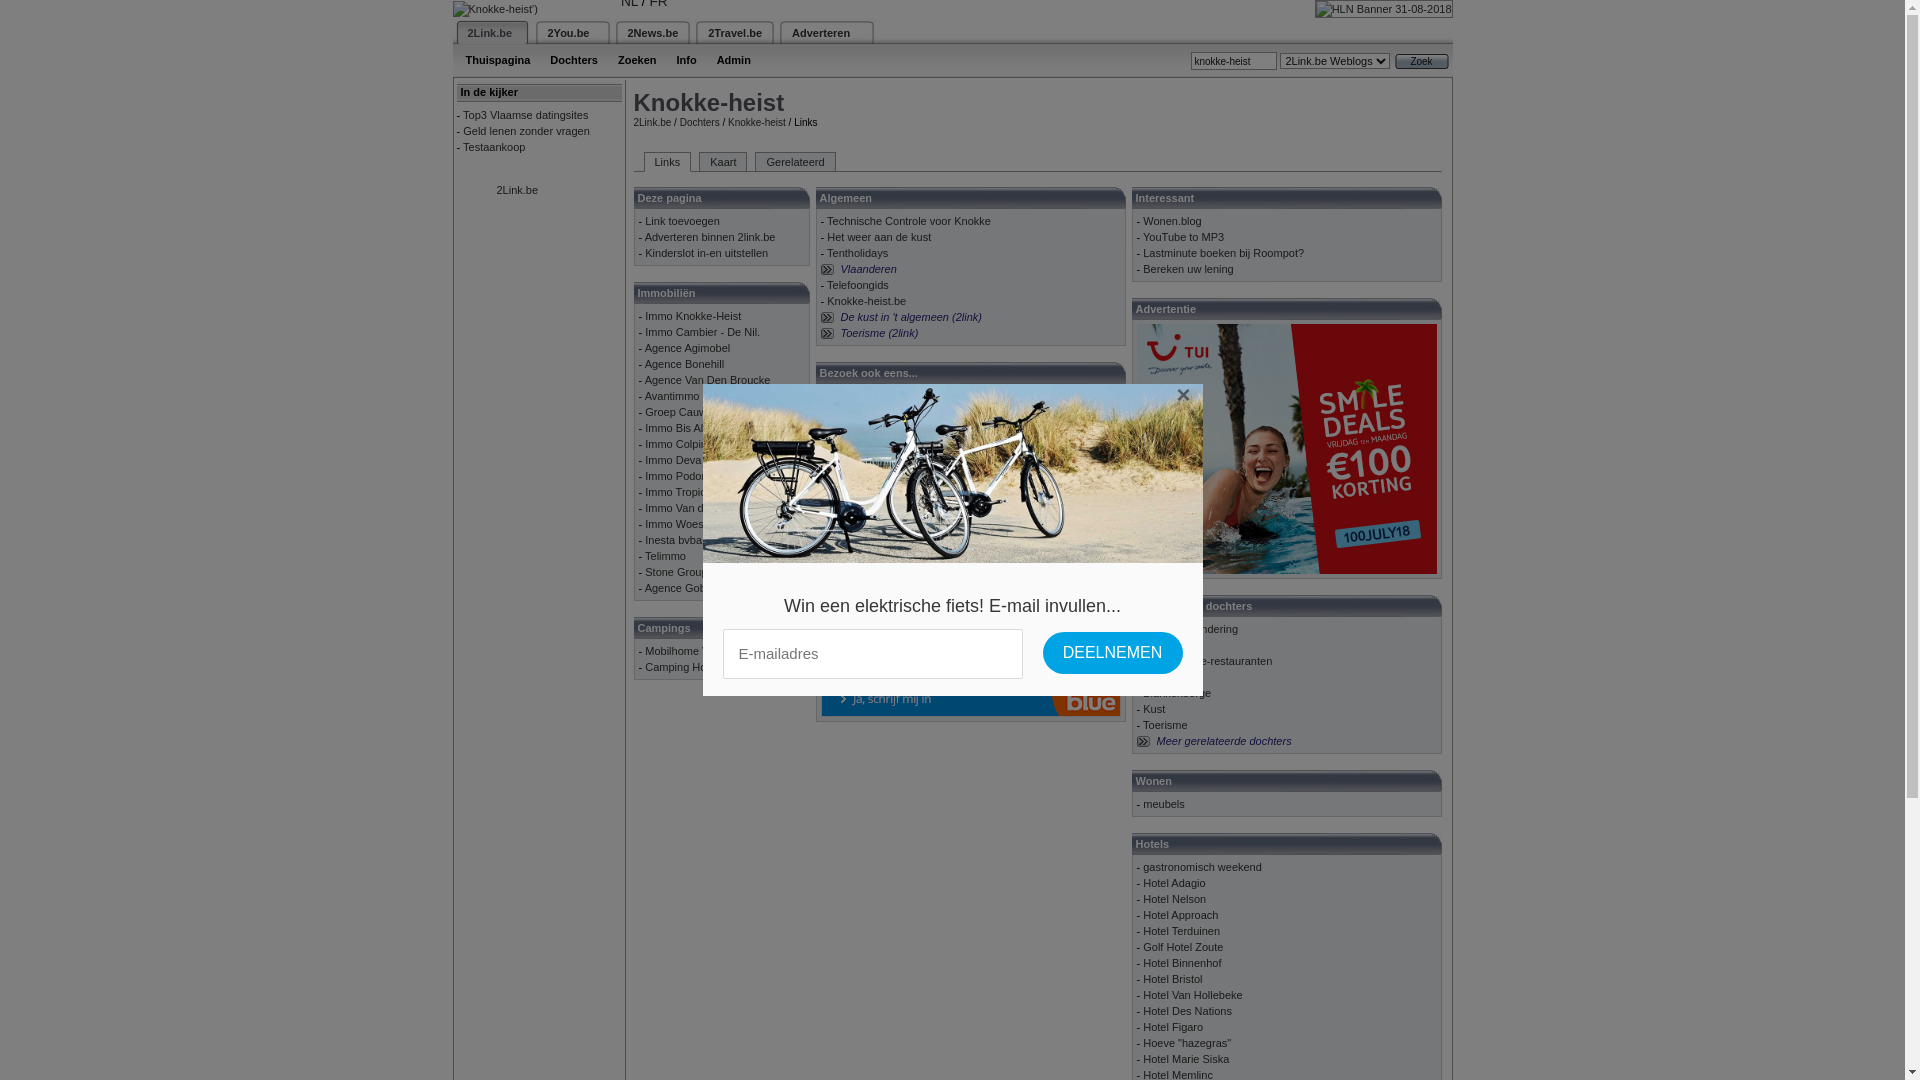 The image size is (1920, 1080). What do you see at coordinates (1142, 1026) in the screenshot?
I see `'Hotel Figaro'` at bounding box center [1142, 1026].